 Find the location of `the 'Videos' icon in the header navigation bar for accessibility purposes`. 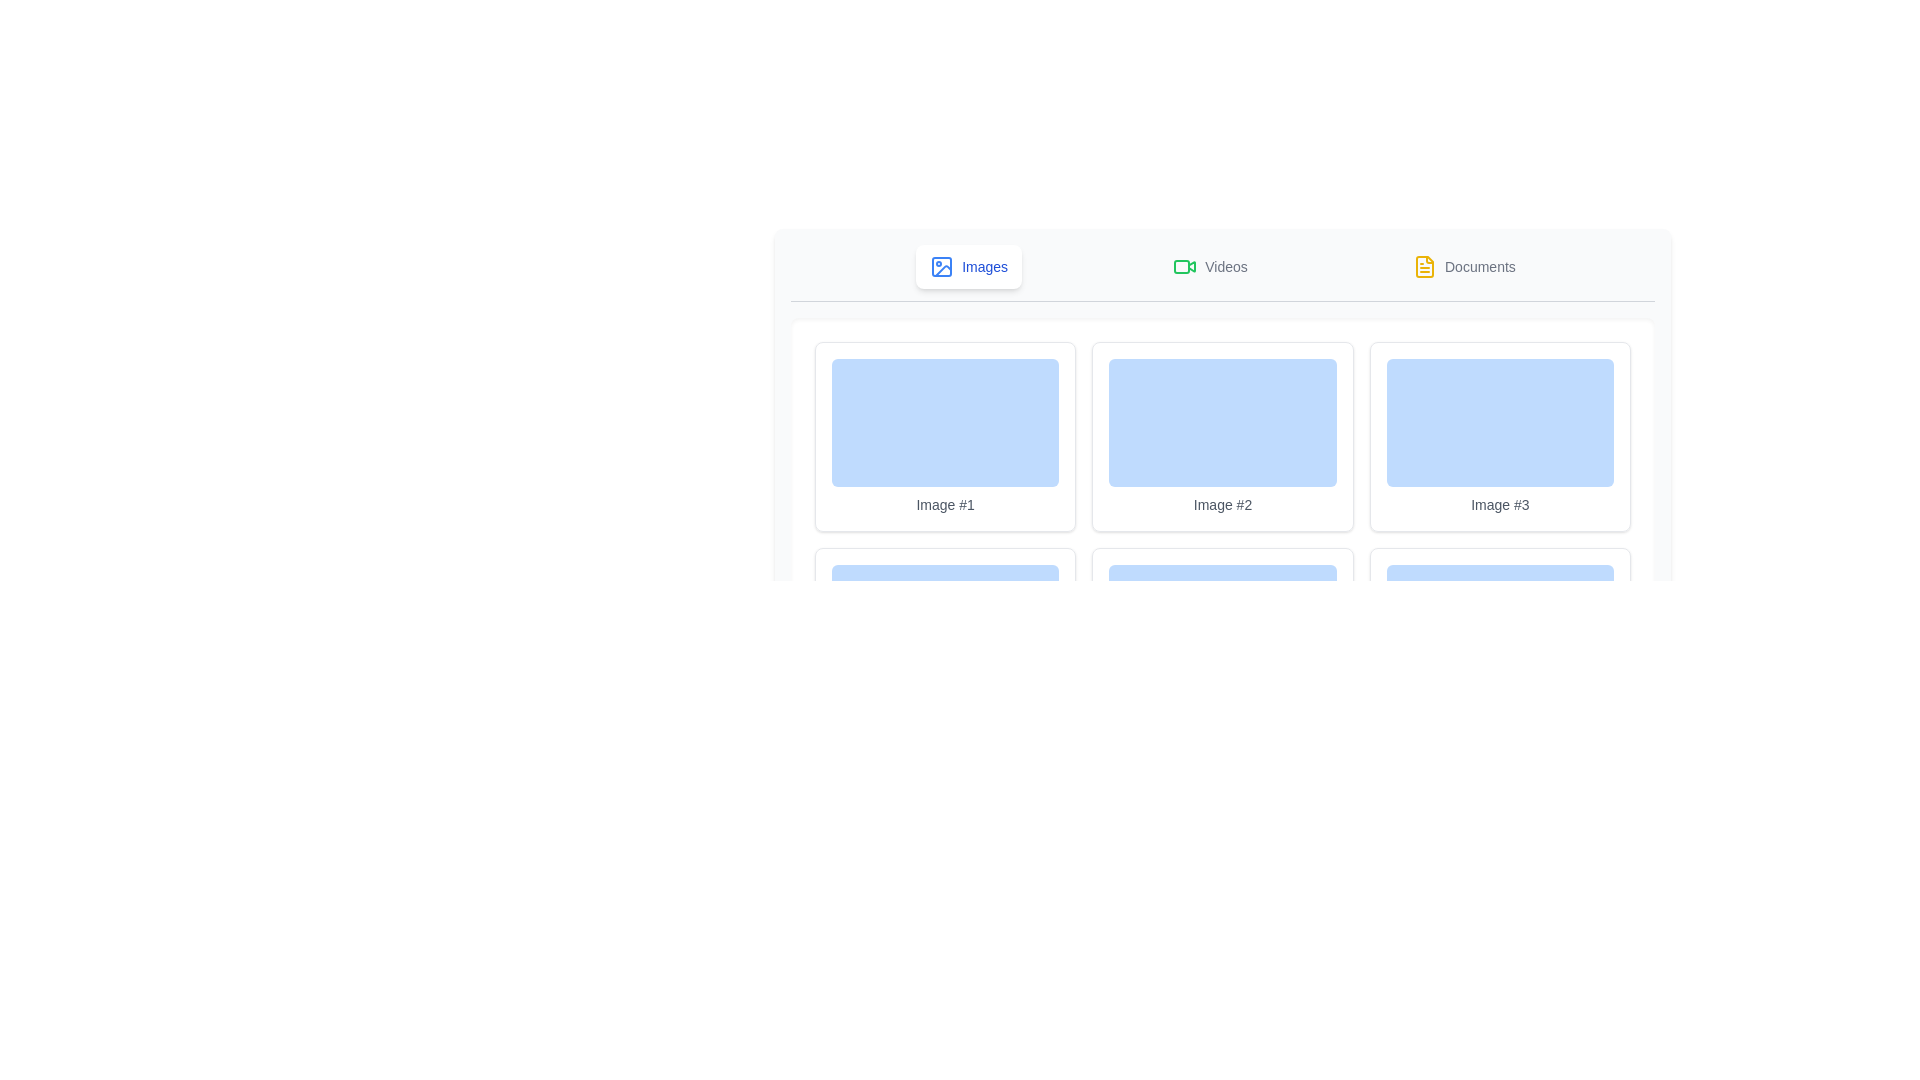

the 'Videos' icon in the header navigation bar for accessibility purposes is located at coordinates (1185, 265).